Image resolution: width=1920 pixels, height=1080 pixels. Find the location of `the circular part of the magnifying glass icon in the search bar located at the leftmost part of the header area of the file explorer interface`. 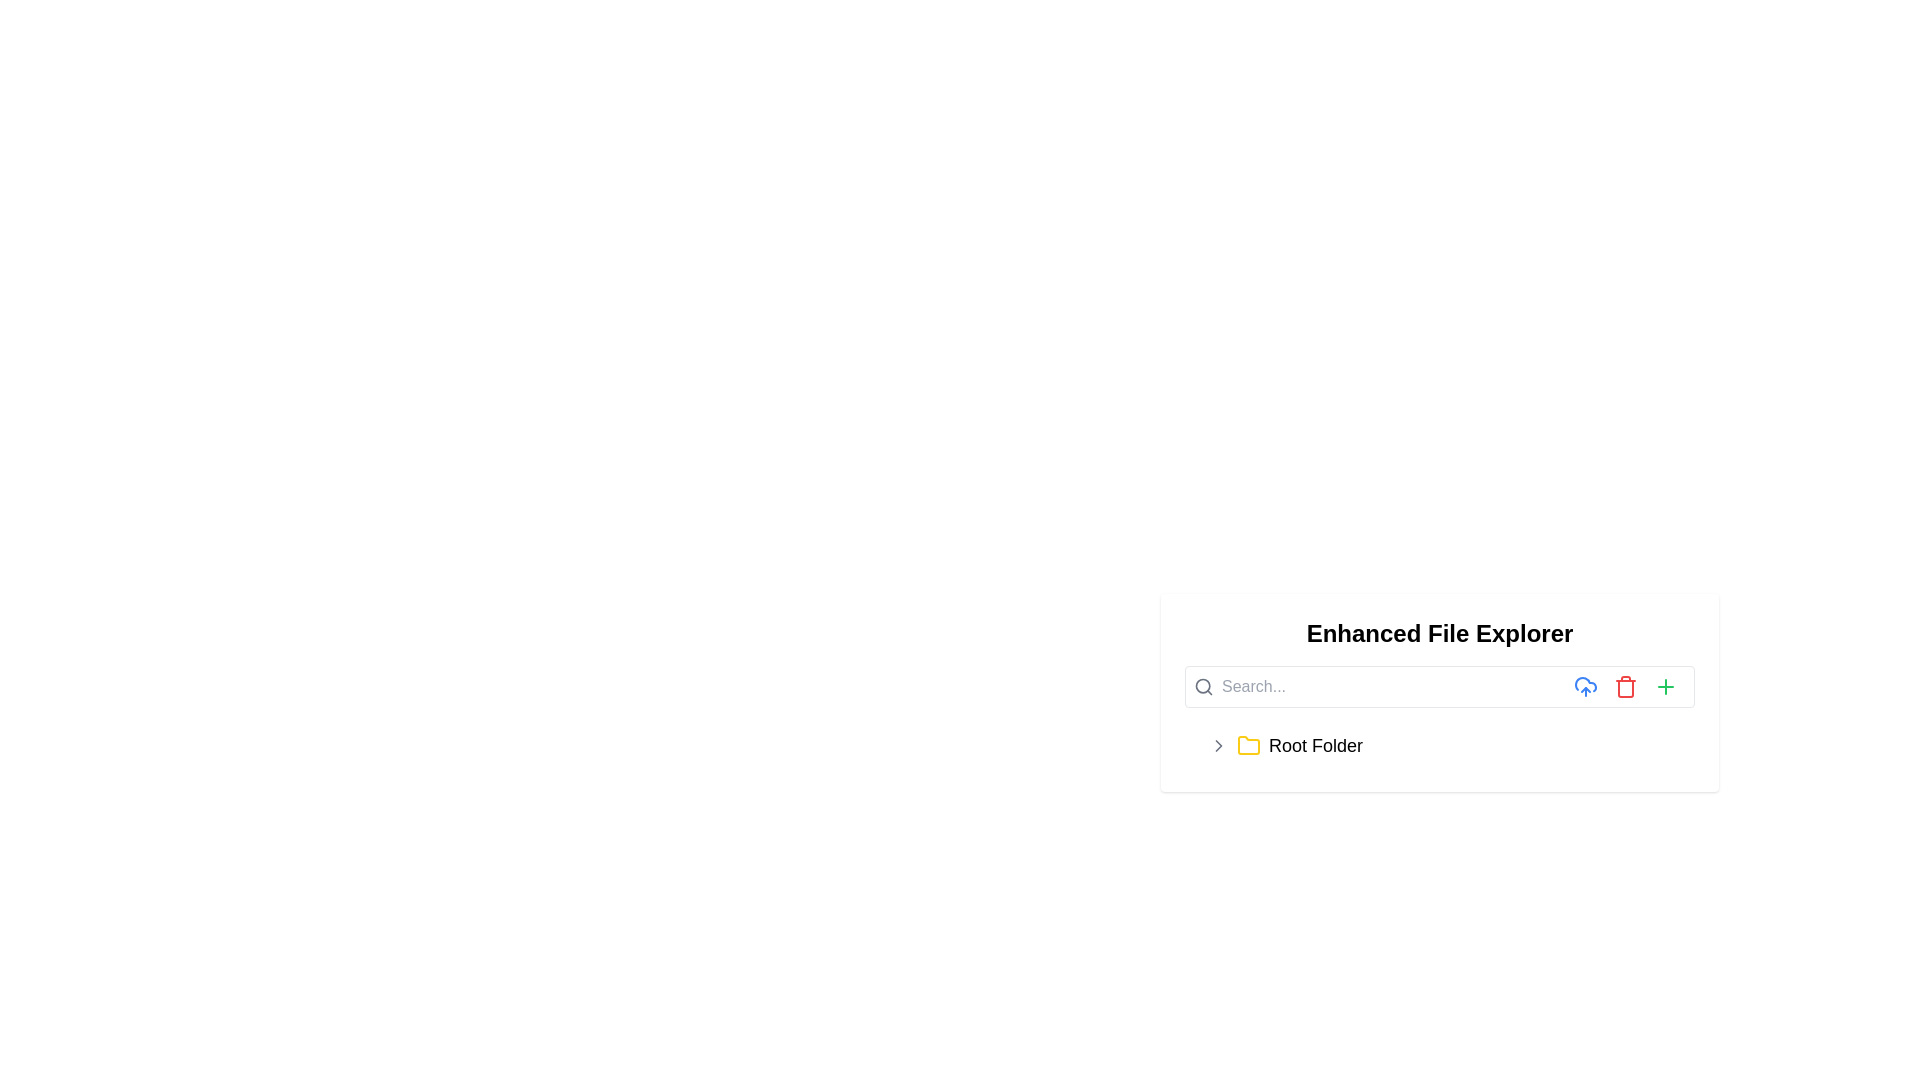

the circular part of the magnifying glass icon in the search bar located at the leftmost part of the header area of the file explorer interface is located at coordinates (1202, 685).